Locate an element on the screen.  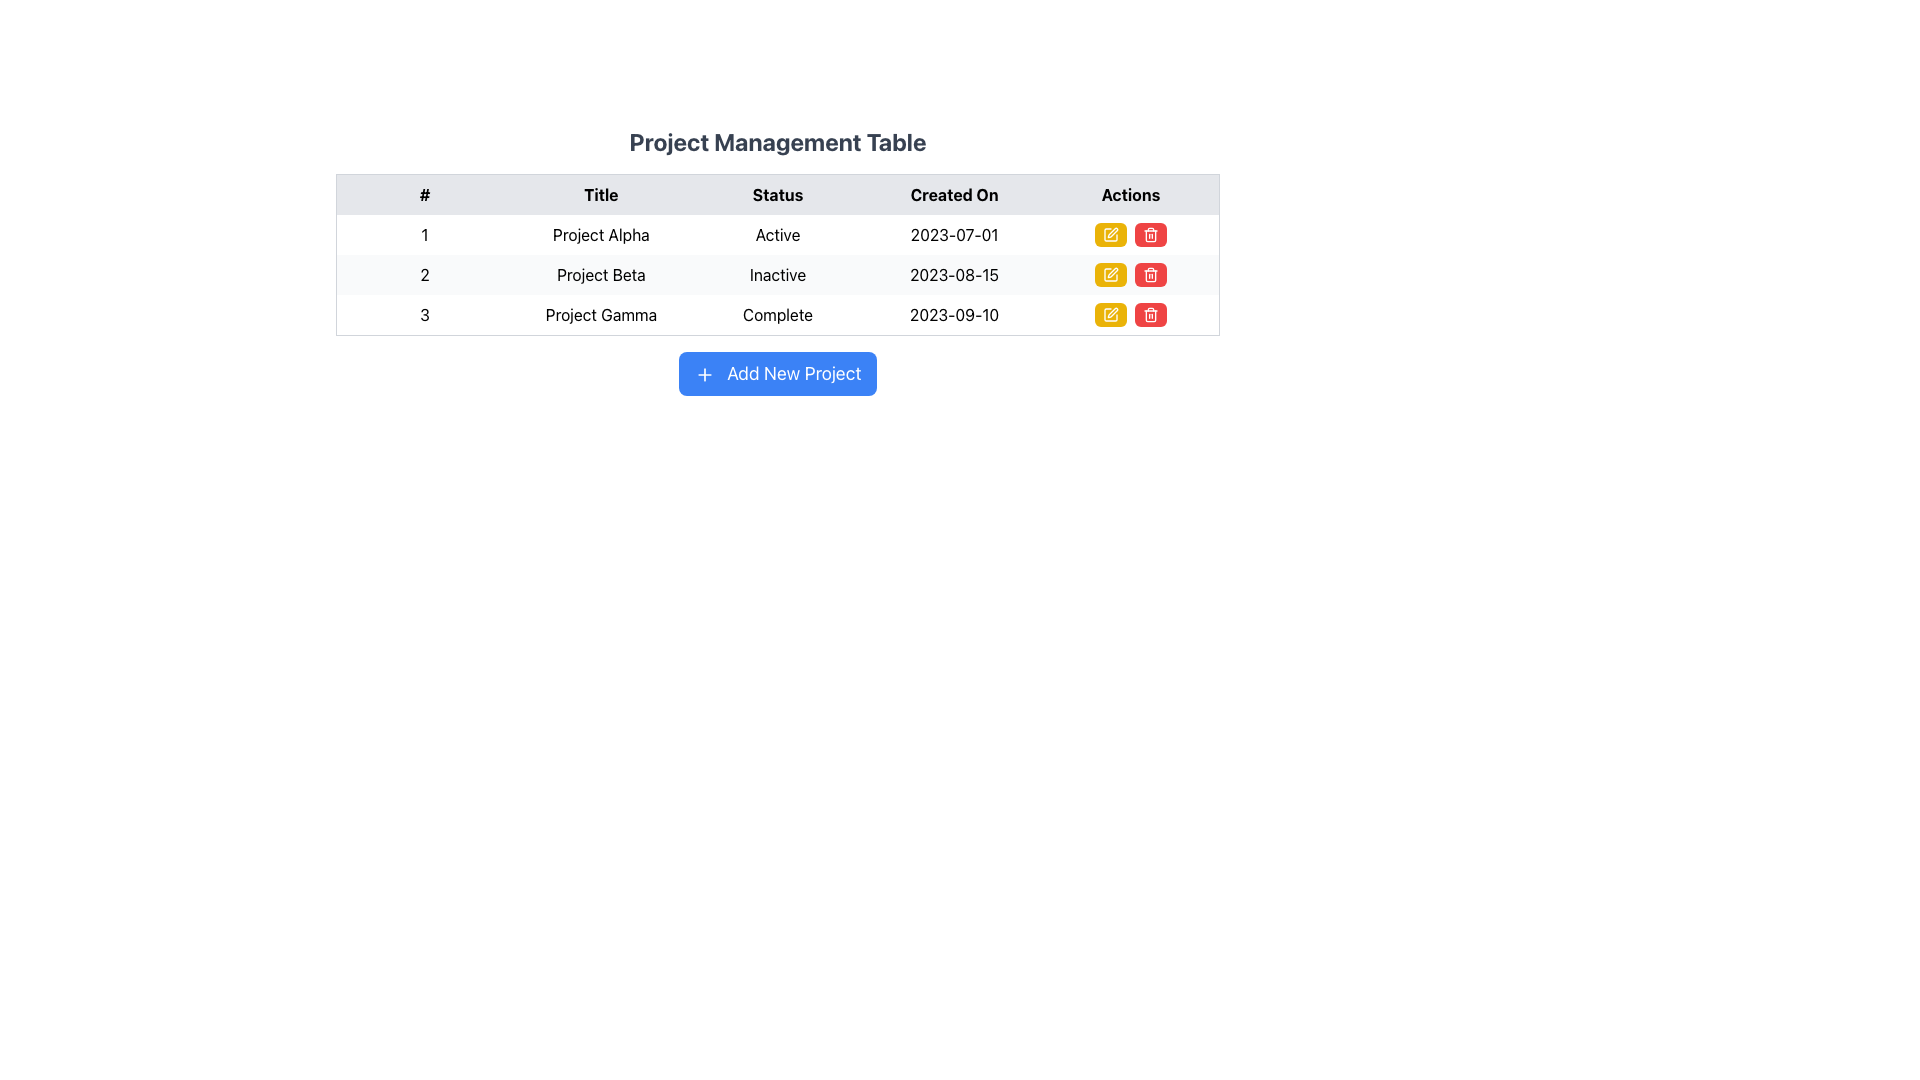
the text label 'Actions' in the header row of the table, which is the fifth column header styled in bold black font against a gray background is located at coordinates (1131, 194).